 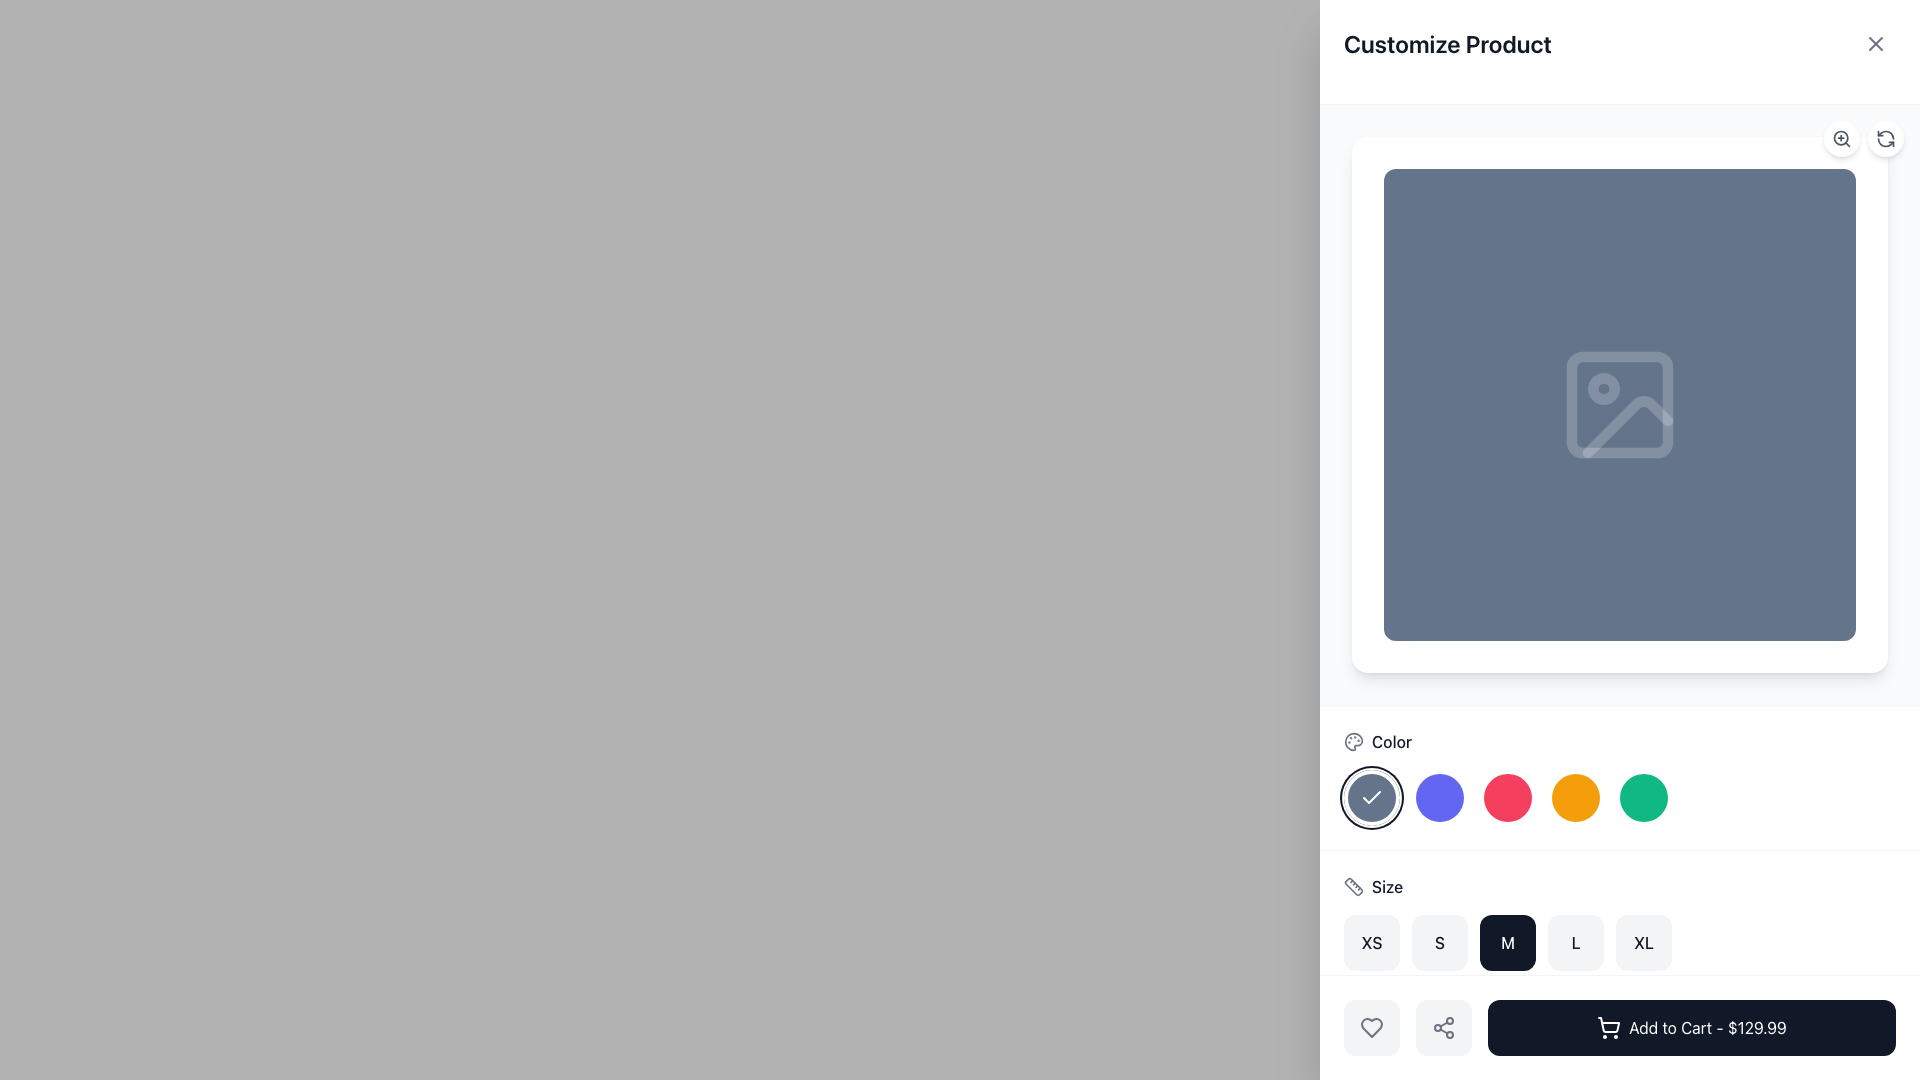 What do you see at coordinates (1386, 886) in the screenshot?
I see `the 'Size' label, which is styled with a medium font weight and dark gray color, located next to a ruler icon in the Color section above size buttons` at bounding box center [1386, 886].